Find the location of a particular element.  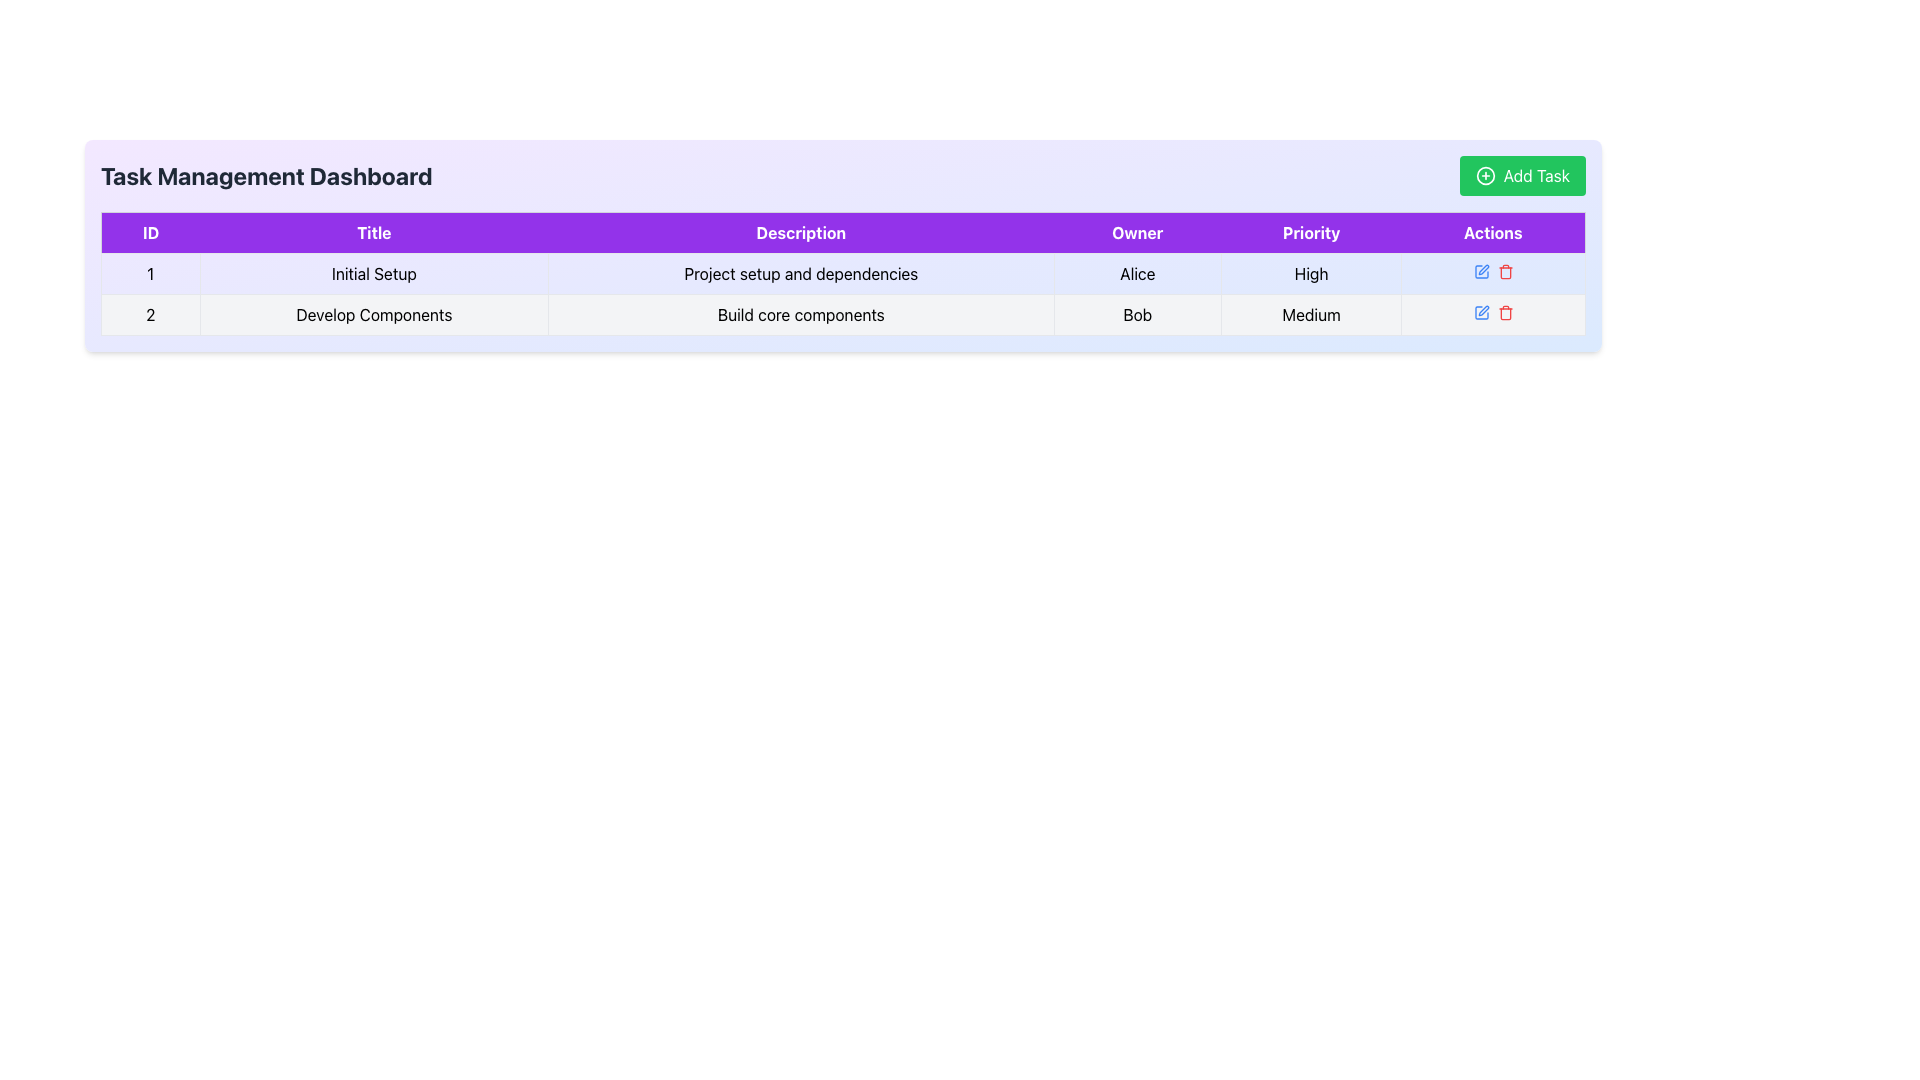

the 'Add Task' button with a green background located in the top-right corner of the interface is located at coordinates (1521, 175).